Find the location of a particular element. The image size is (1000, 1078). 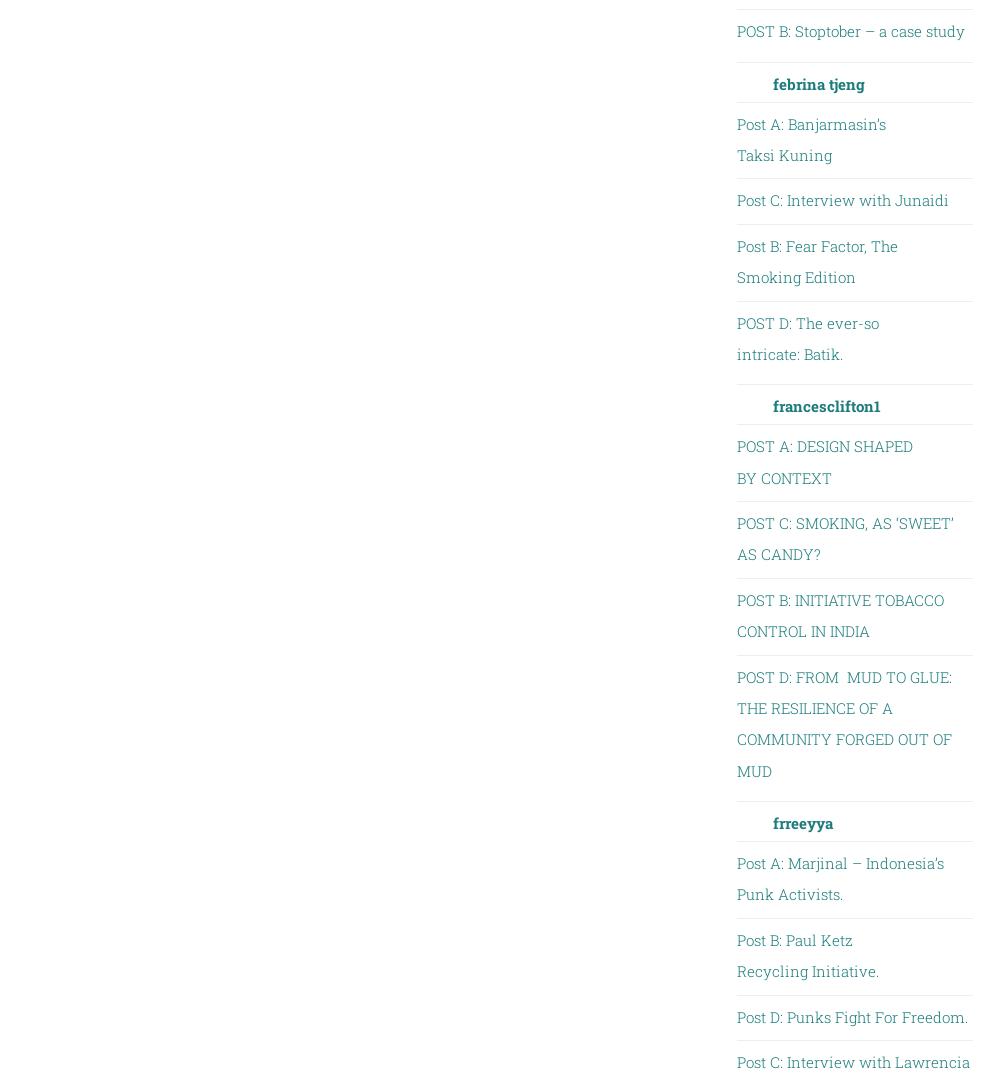

'Post B: Paul Ketz Recycling Initiative.' is located at coordinates (735, 954).